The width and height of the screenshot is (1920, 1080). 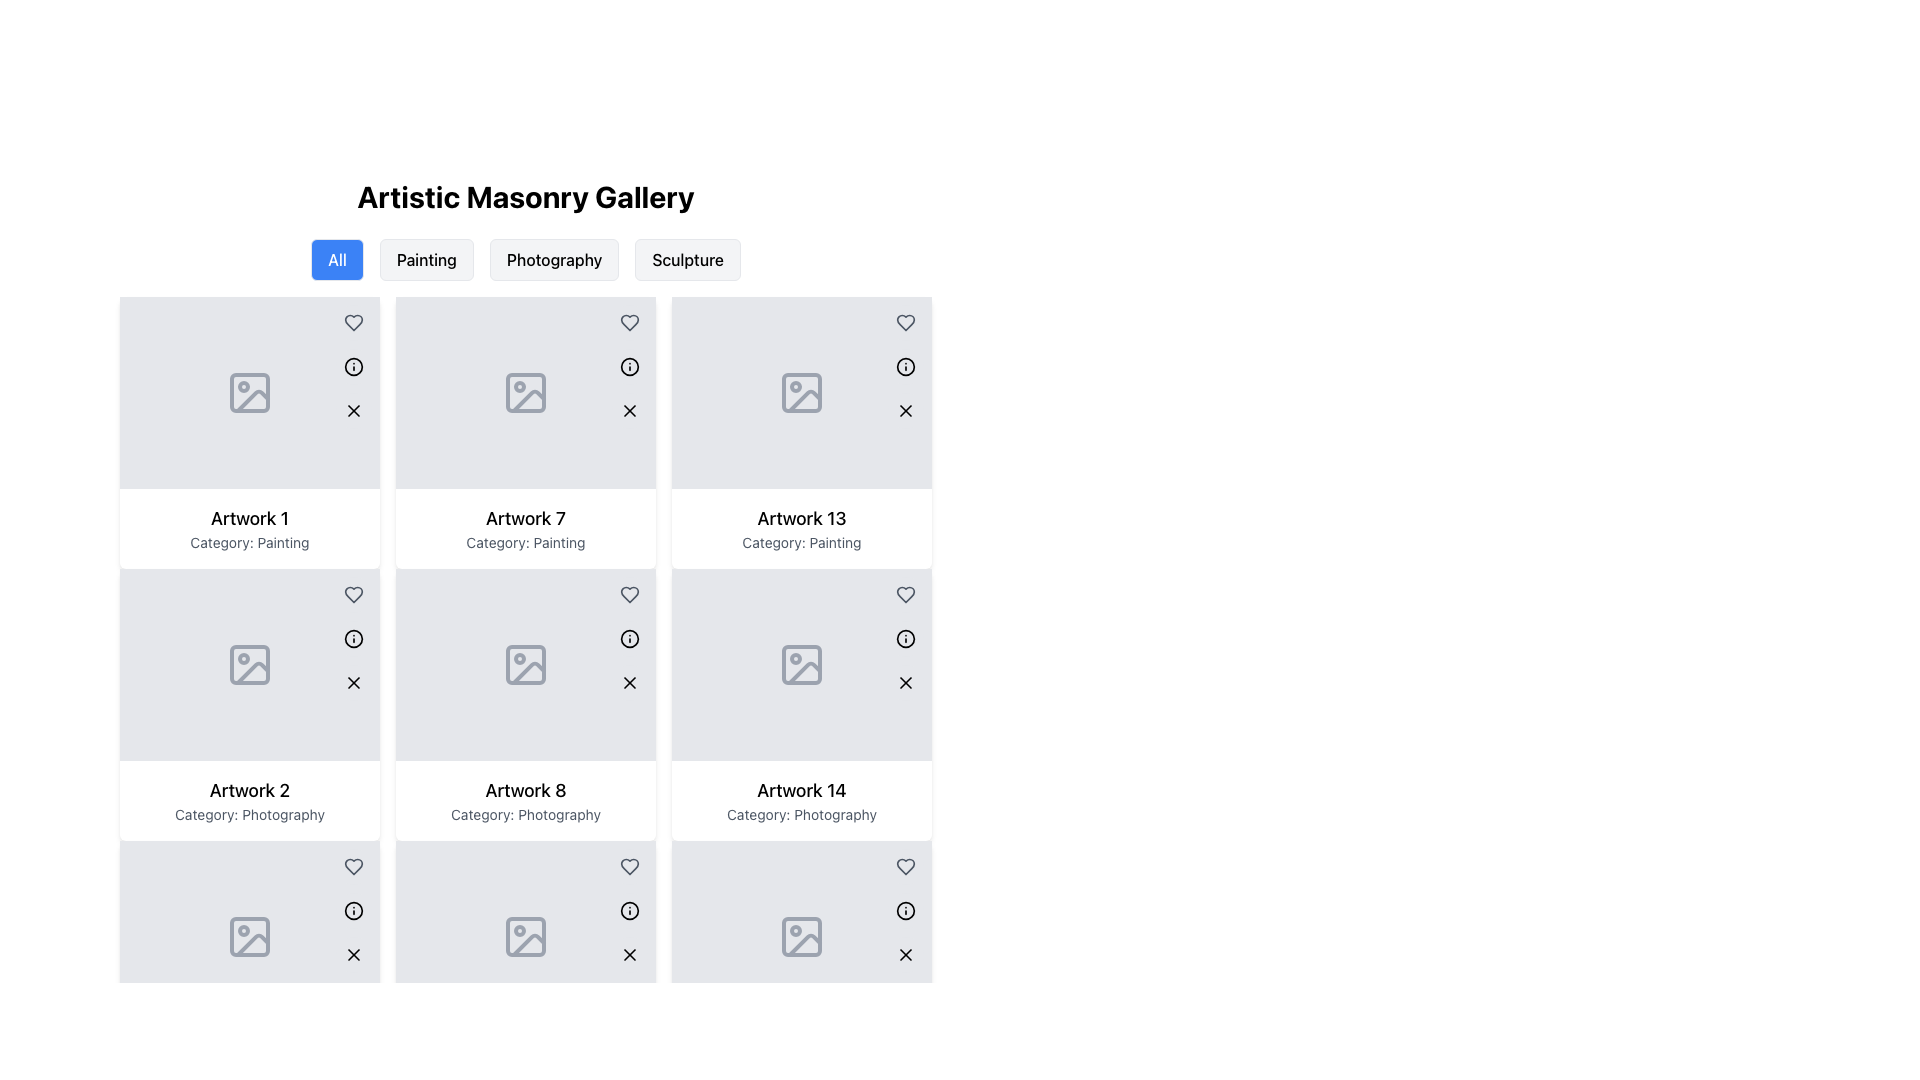 What do you see at coordinates (354, 866) in the screenshot?
I see `the heart button at the top-right of the 'Artwork 2' grid cell to like or favorite the artwork` at bounding box center [354, 866].